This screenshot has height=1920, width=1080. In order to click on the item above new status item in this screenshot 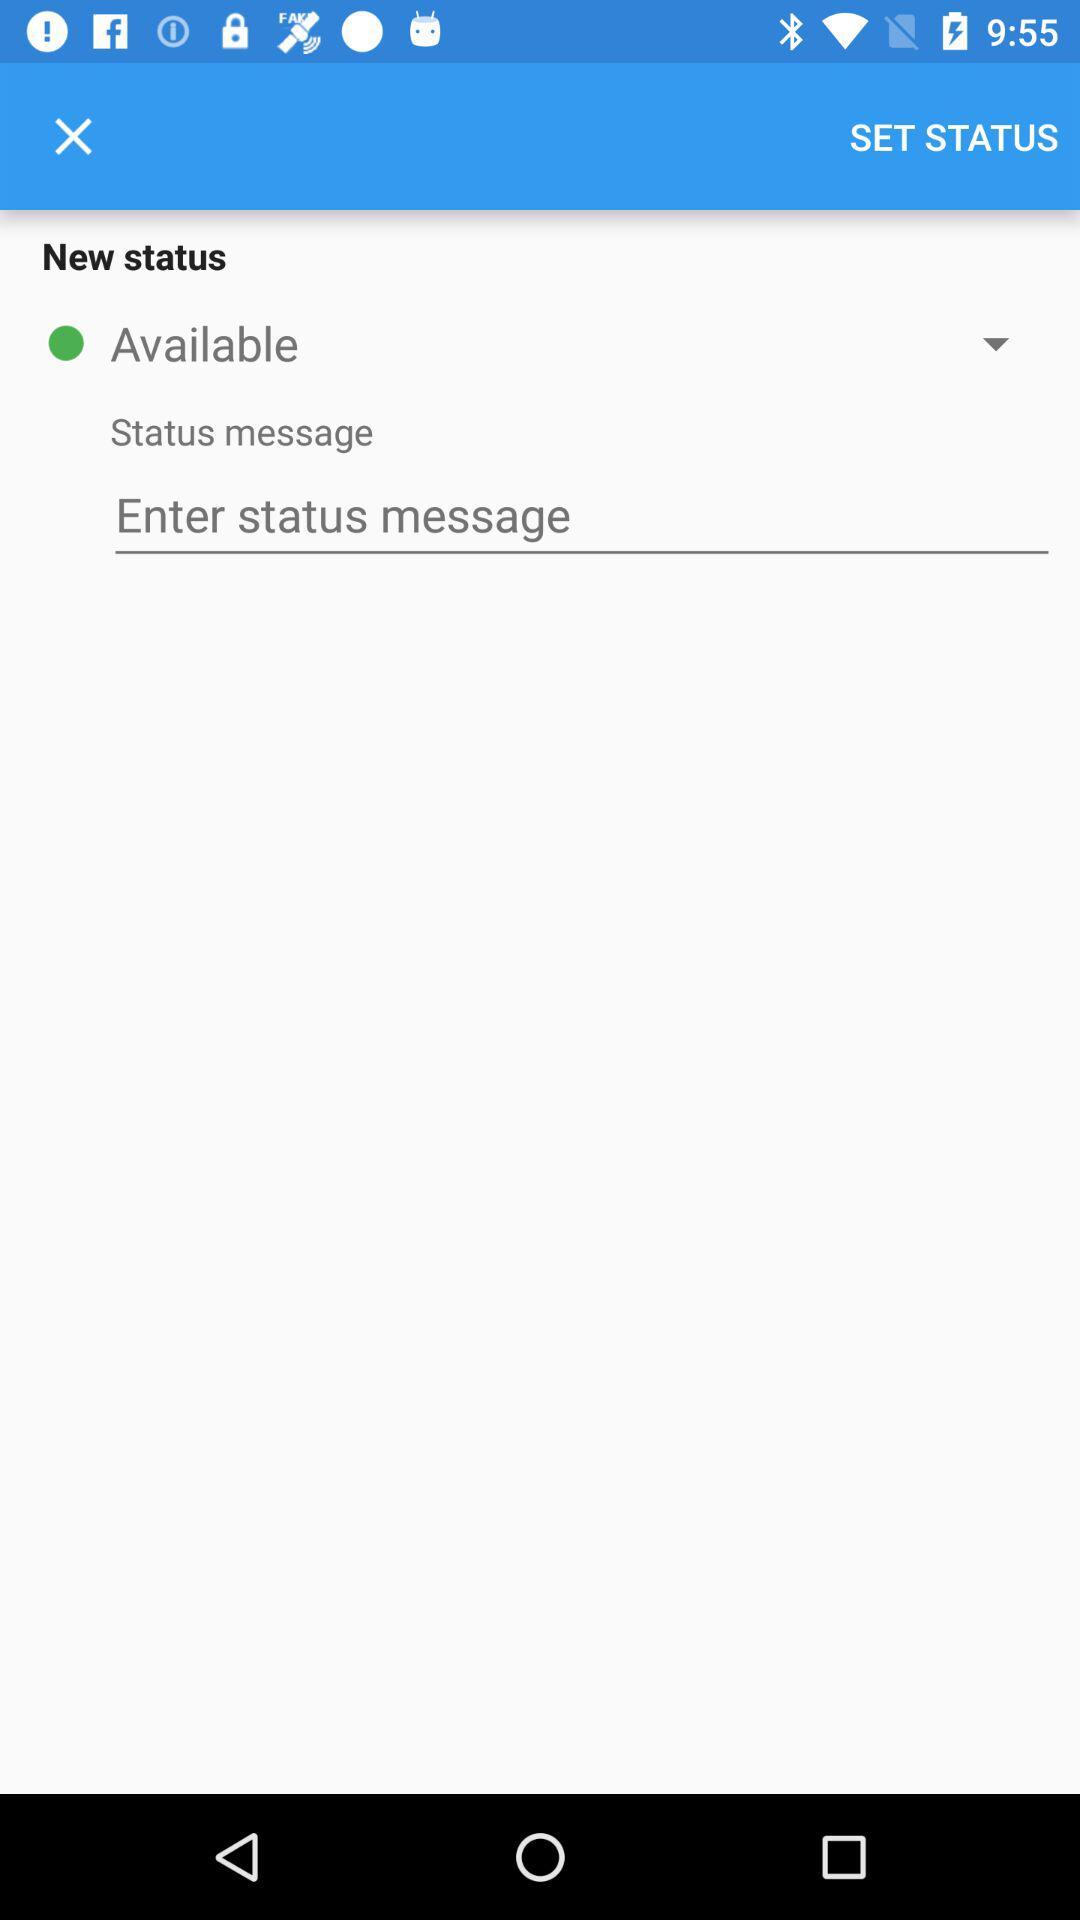, I will do `click(72, 135)`.